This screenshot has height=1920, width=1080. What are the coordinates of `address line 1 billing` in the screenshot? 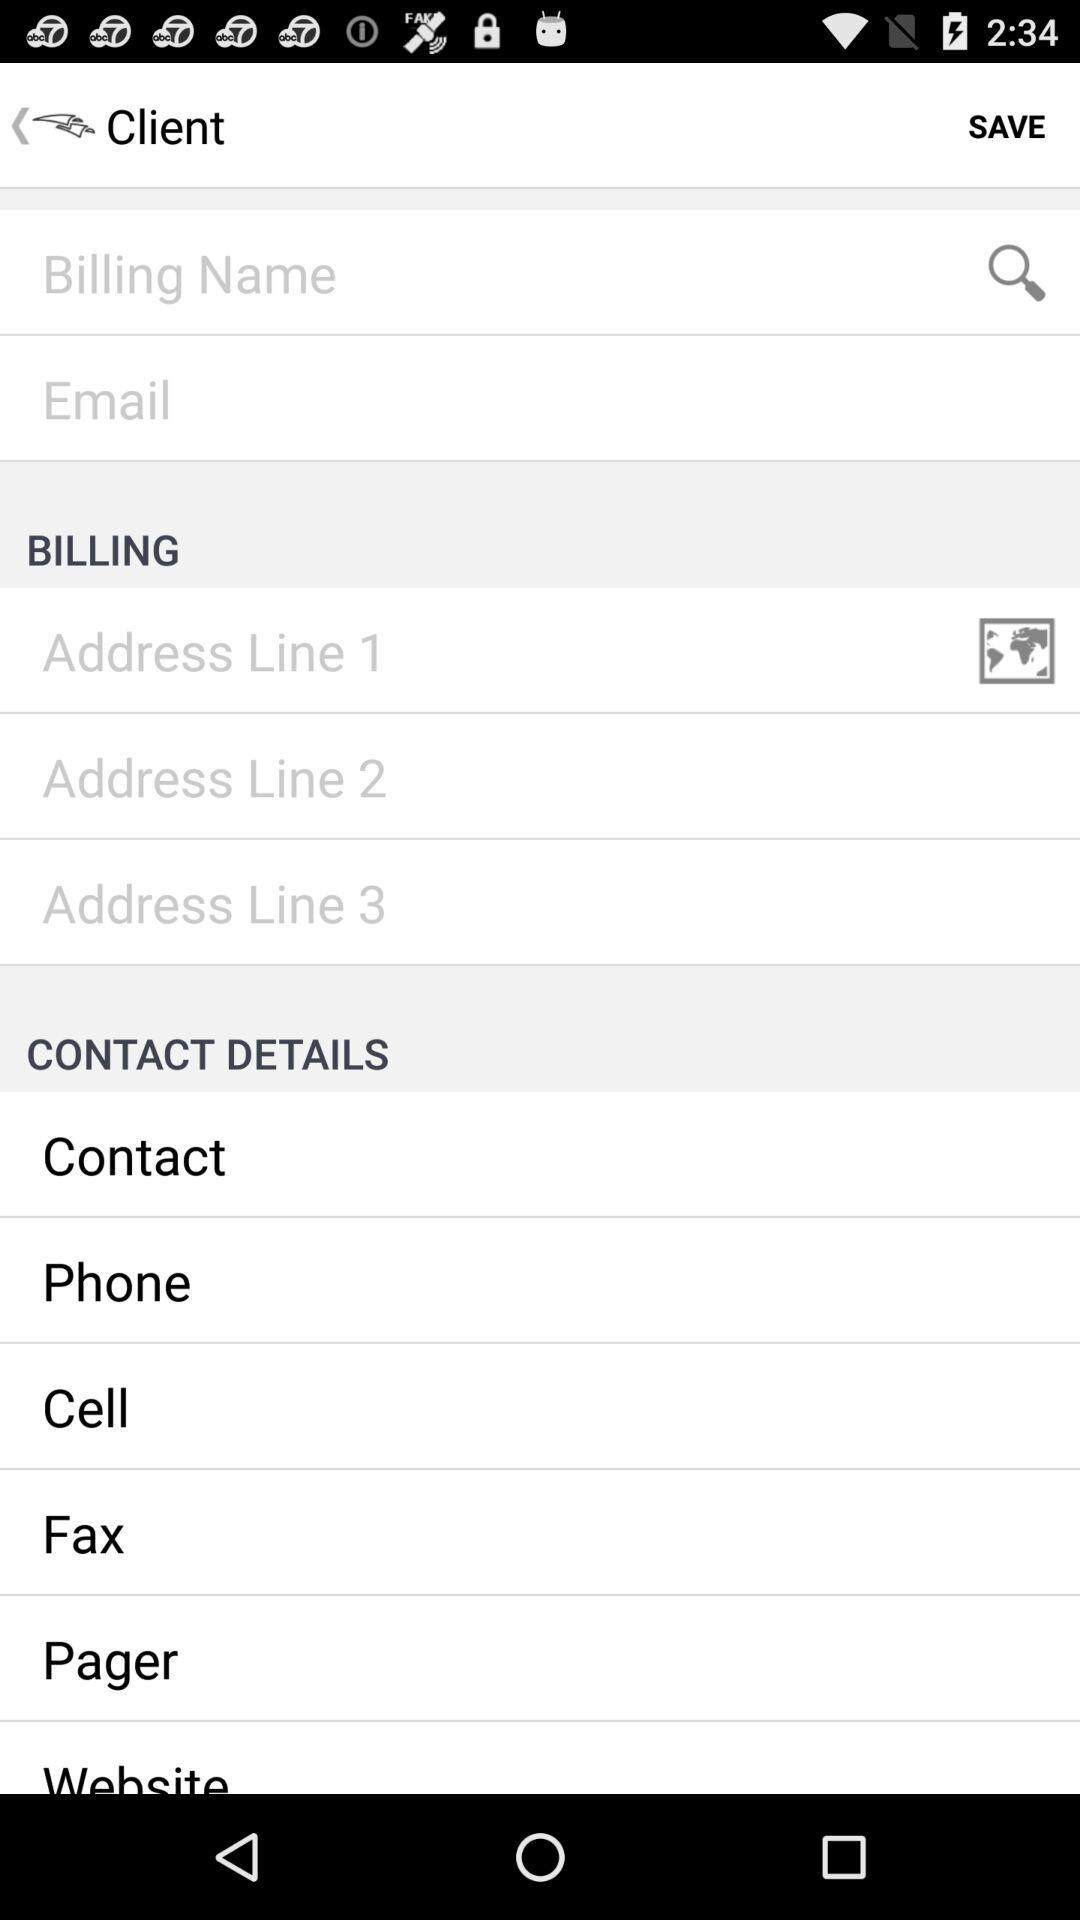 It's located at (540, 651).